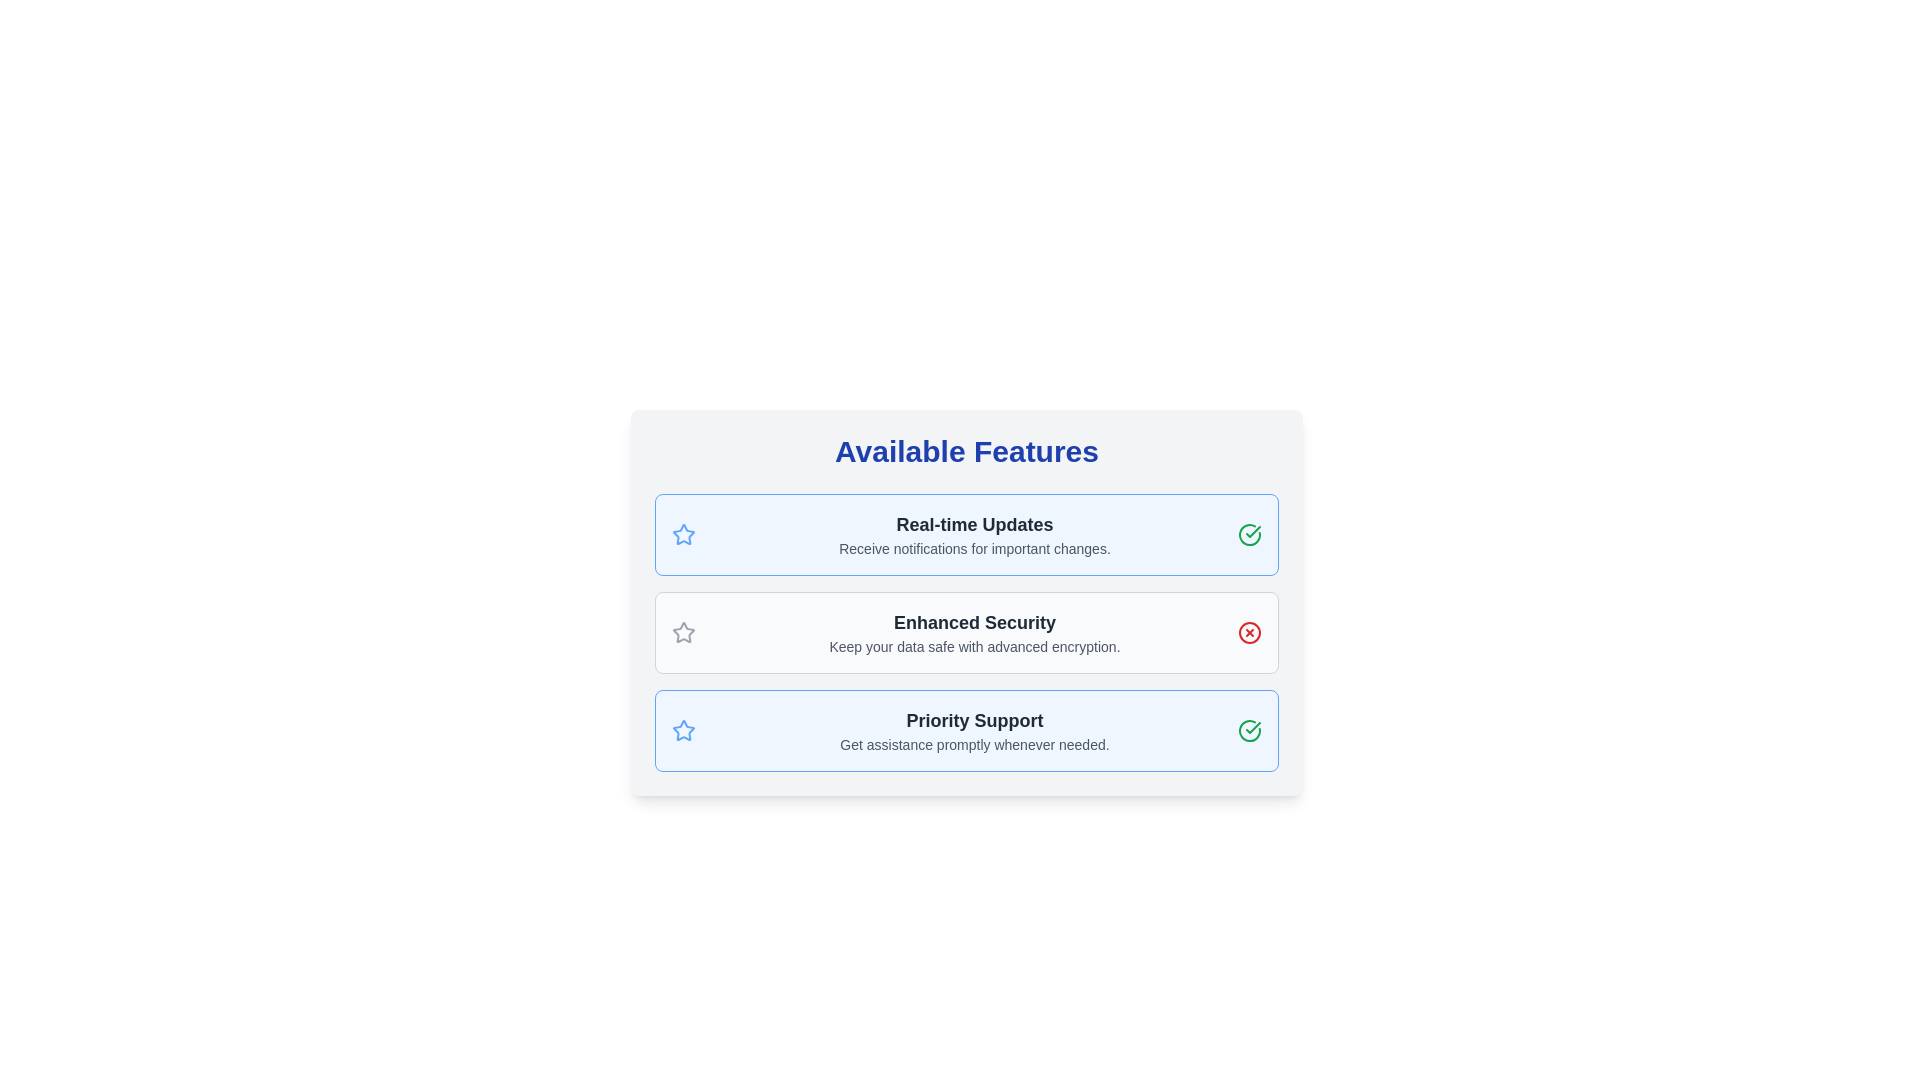 The image size is (1920, 1080). What do you see at coordinates (1248, 731) in the screenshot?
I see `the lower-right portion of the green checkmark icon associated with the 'Priority Support' feature` at bounding box center [1248, 731].